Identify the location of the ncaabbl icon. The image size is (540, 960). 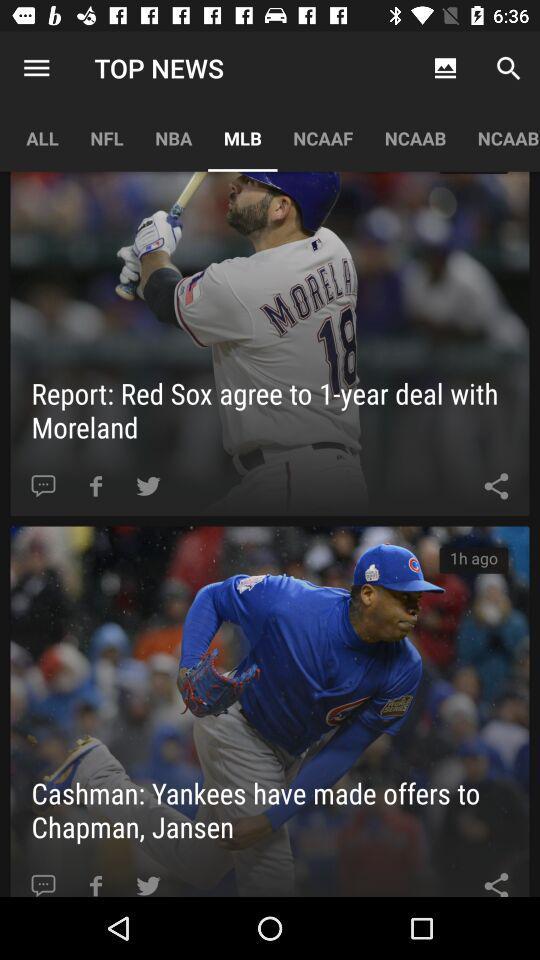
(500, 137).